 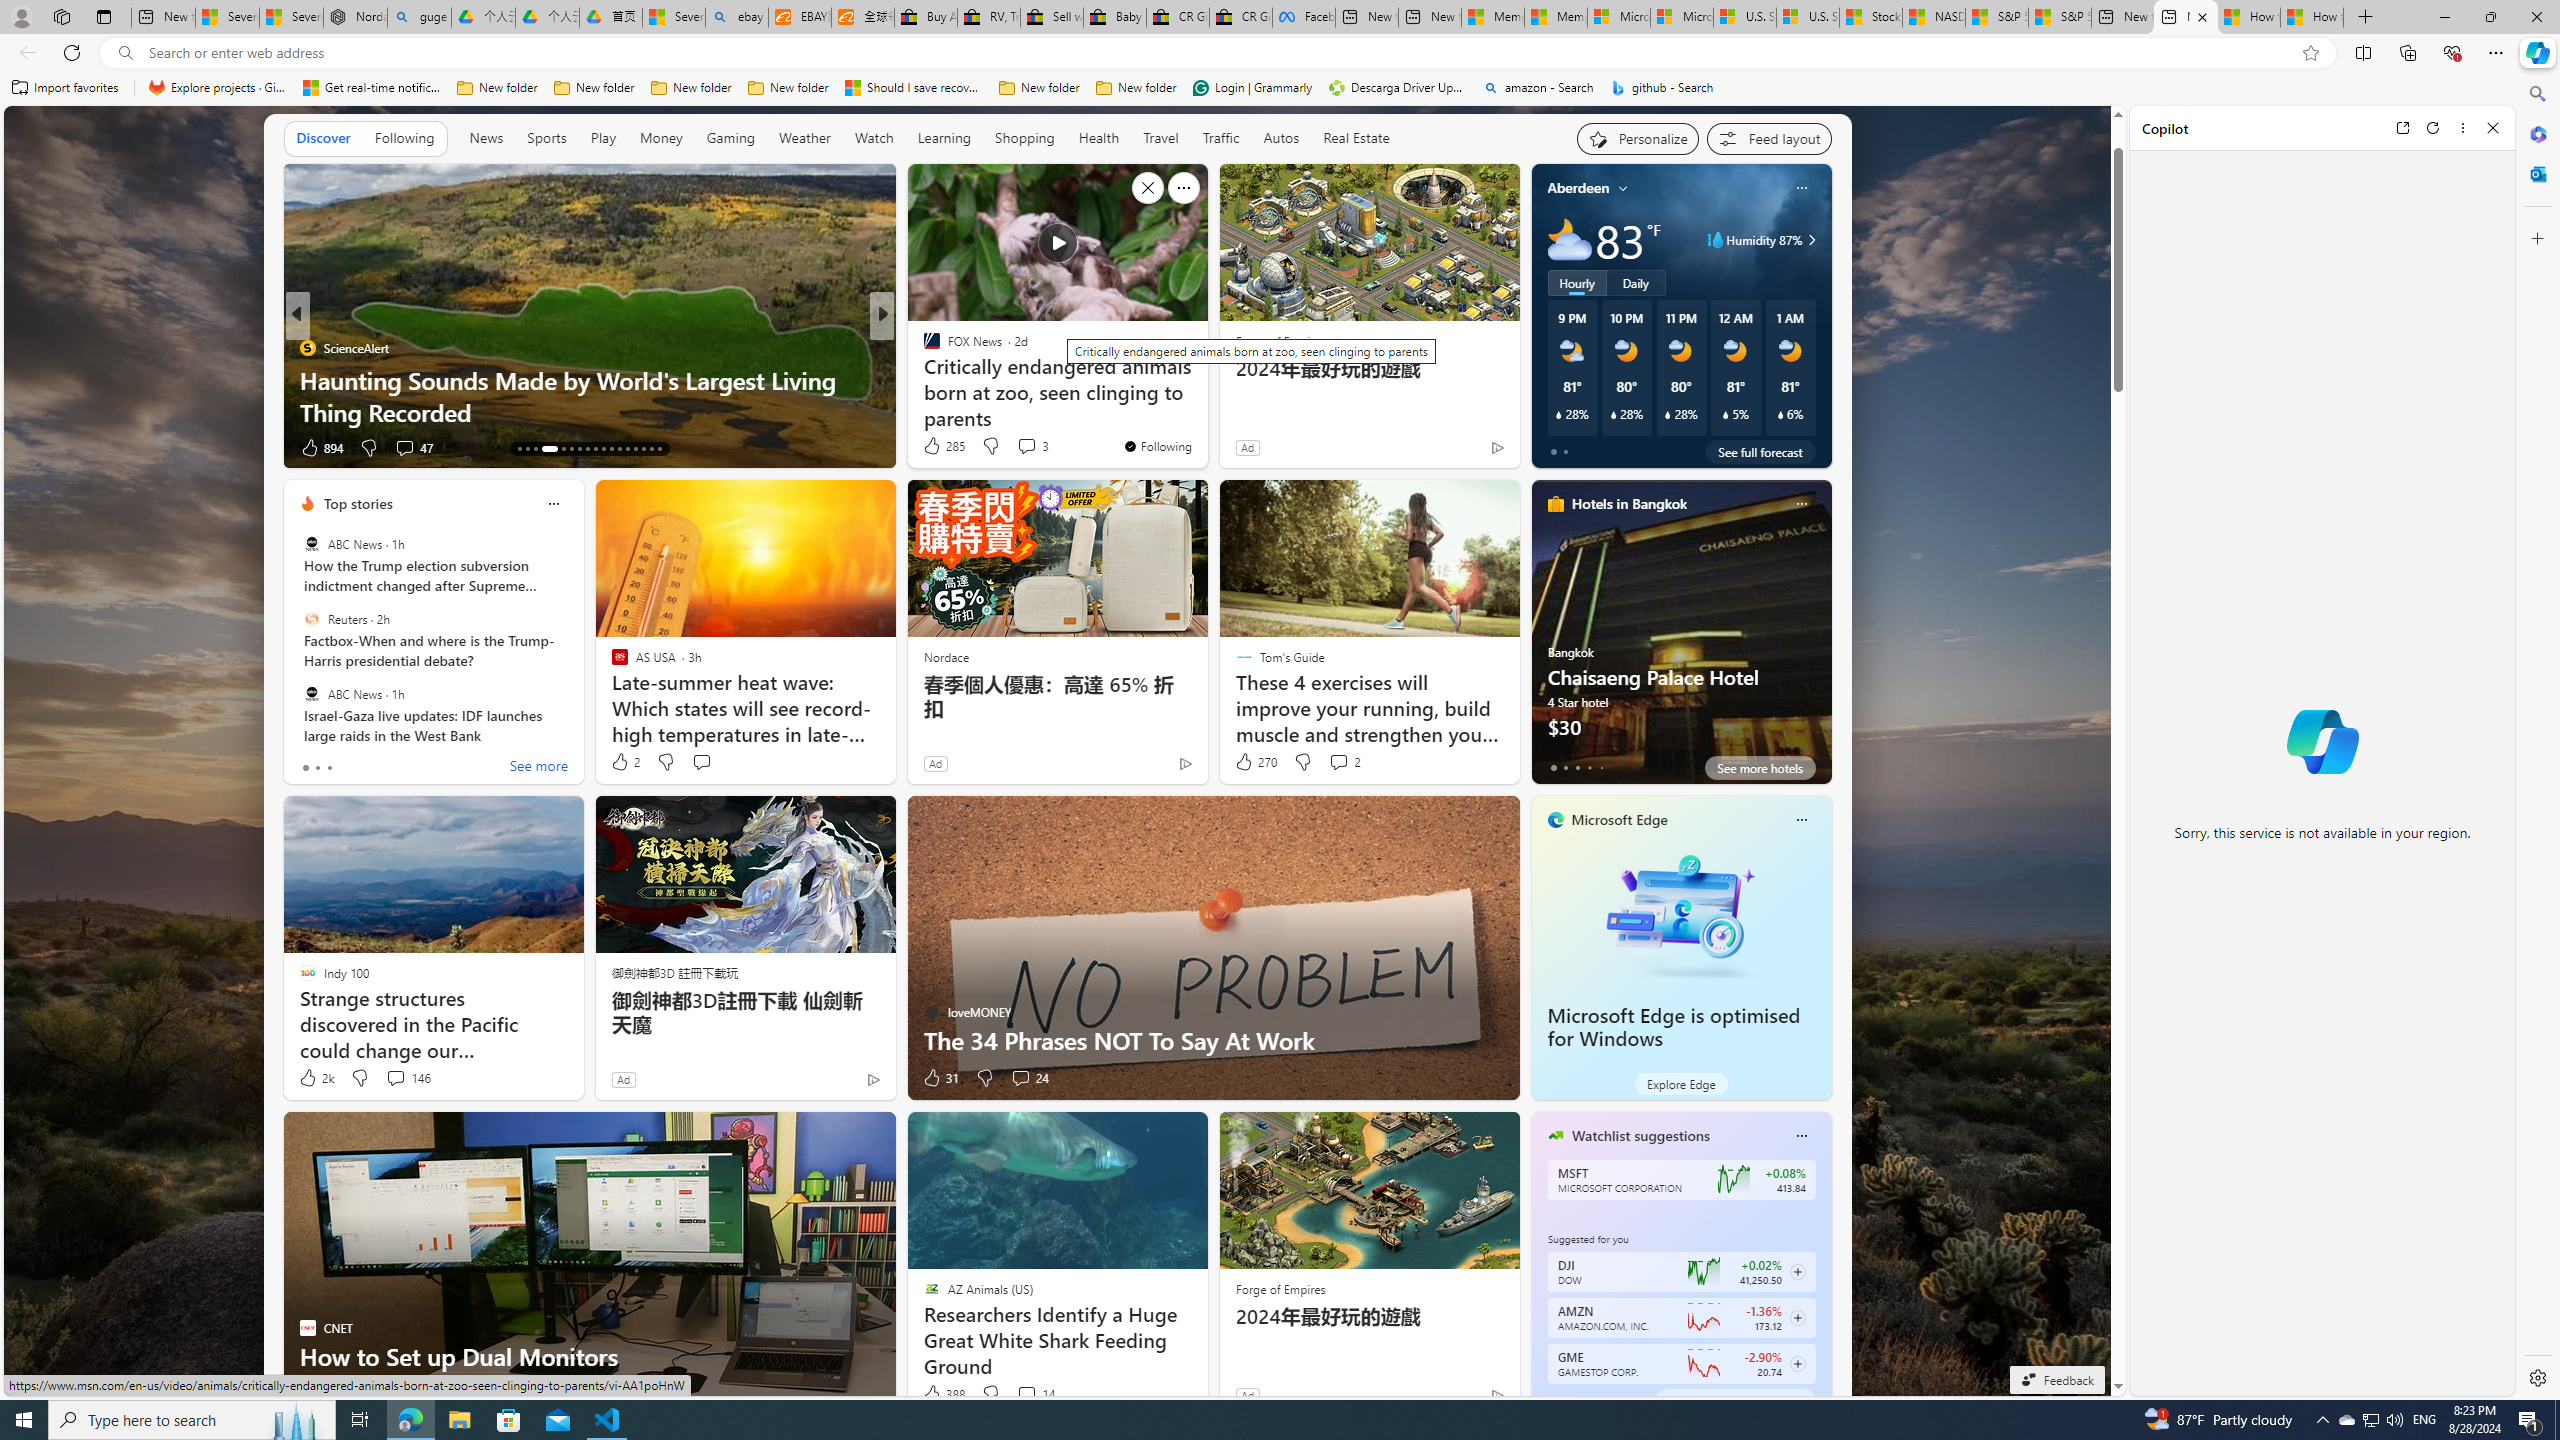 What do you see at coordinates (1799, 1134) in the screenshot?
I see `'Class: icon-img'` at bounding box center [1799, 1134].